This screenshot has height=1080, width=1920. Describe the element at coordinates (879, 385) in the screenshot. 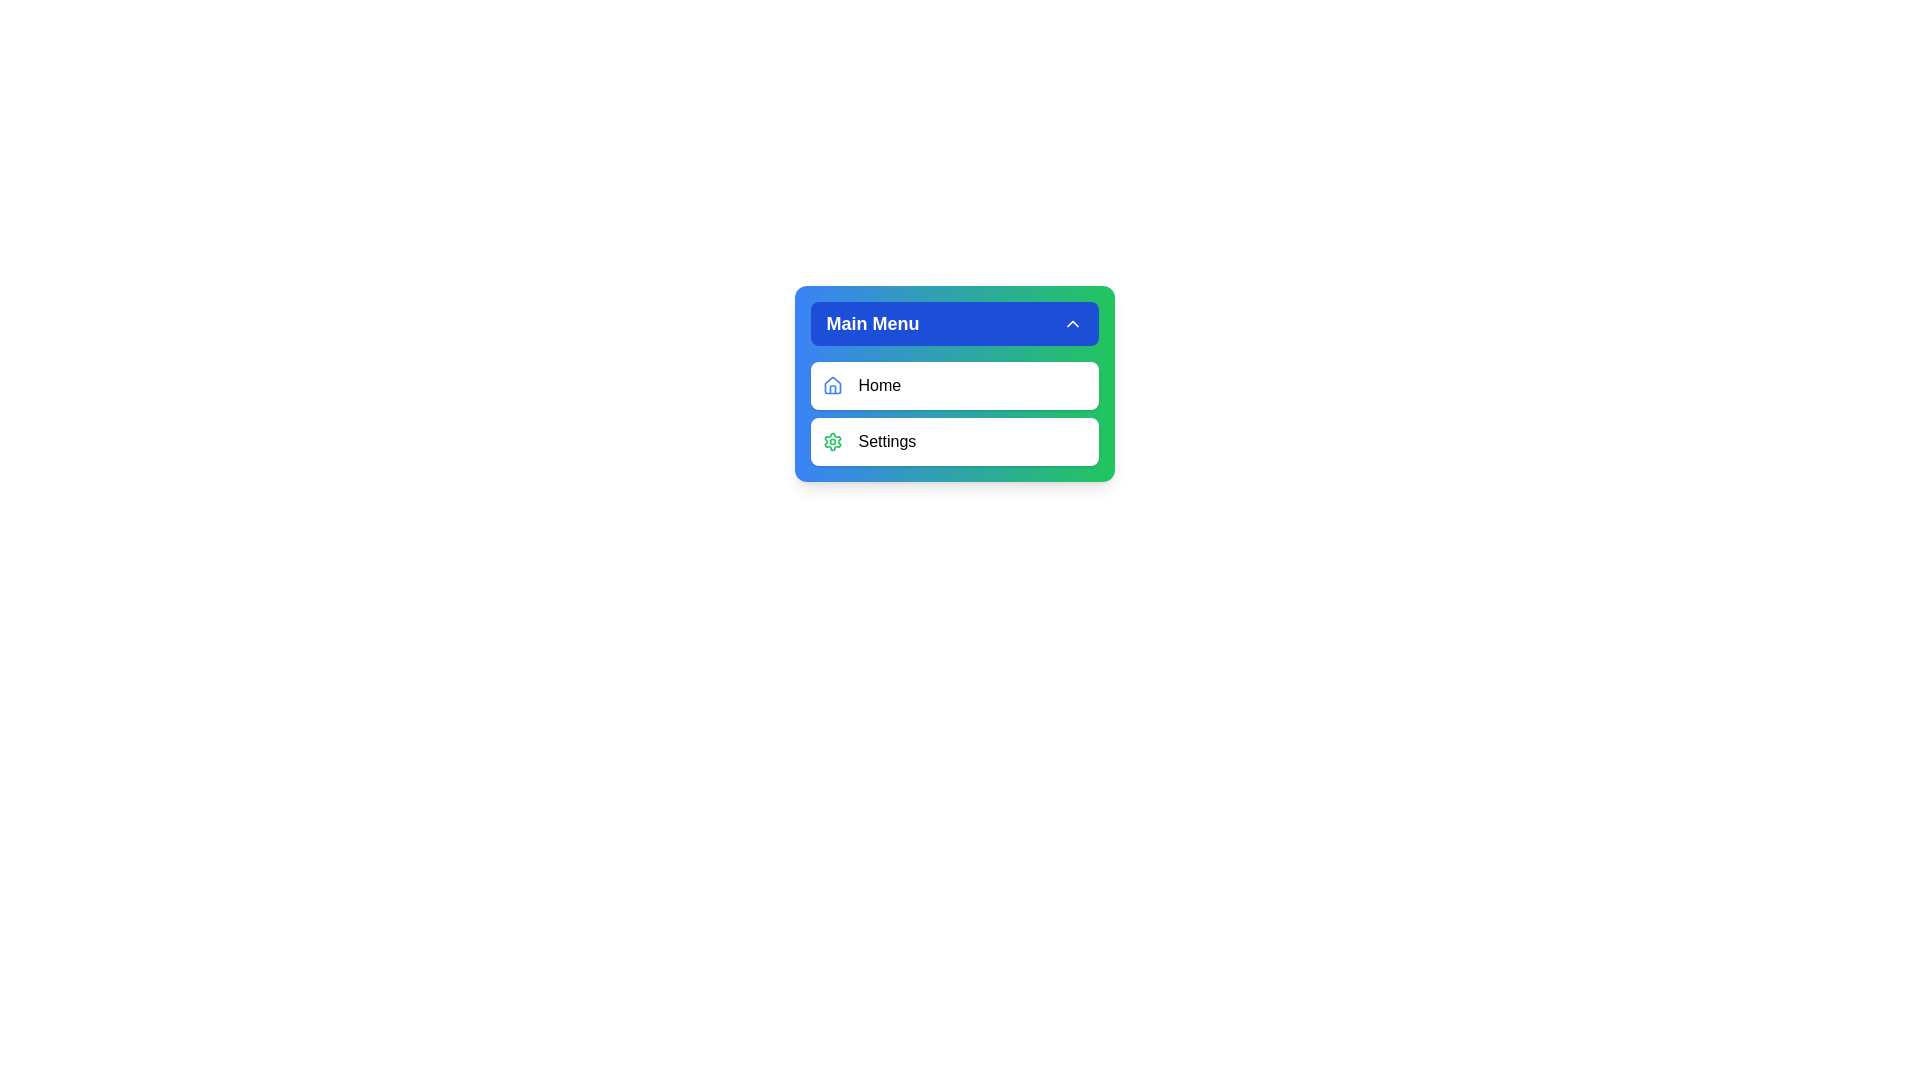

I see `the 'Home' static text label, which is the first option in the menu under the 'Main Menu' blue header, located immediately to the right of the house-shaped icon` at that location.